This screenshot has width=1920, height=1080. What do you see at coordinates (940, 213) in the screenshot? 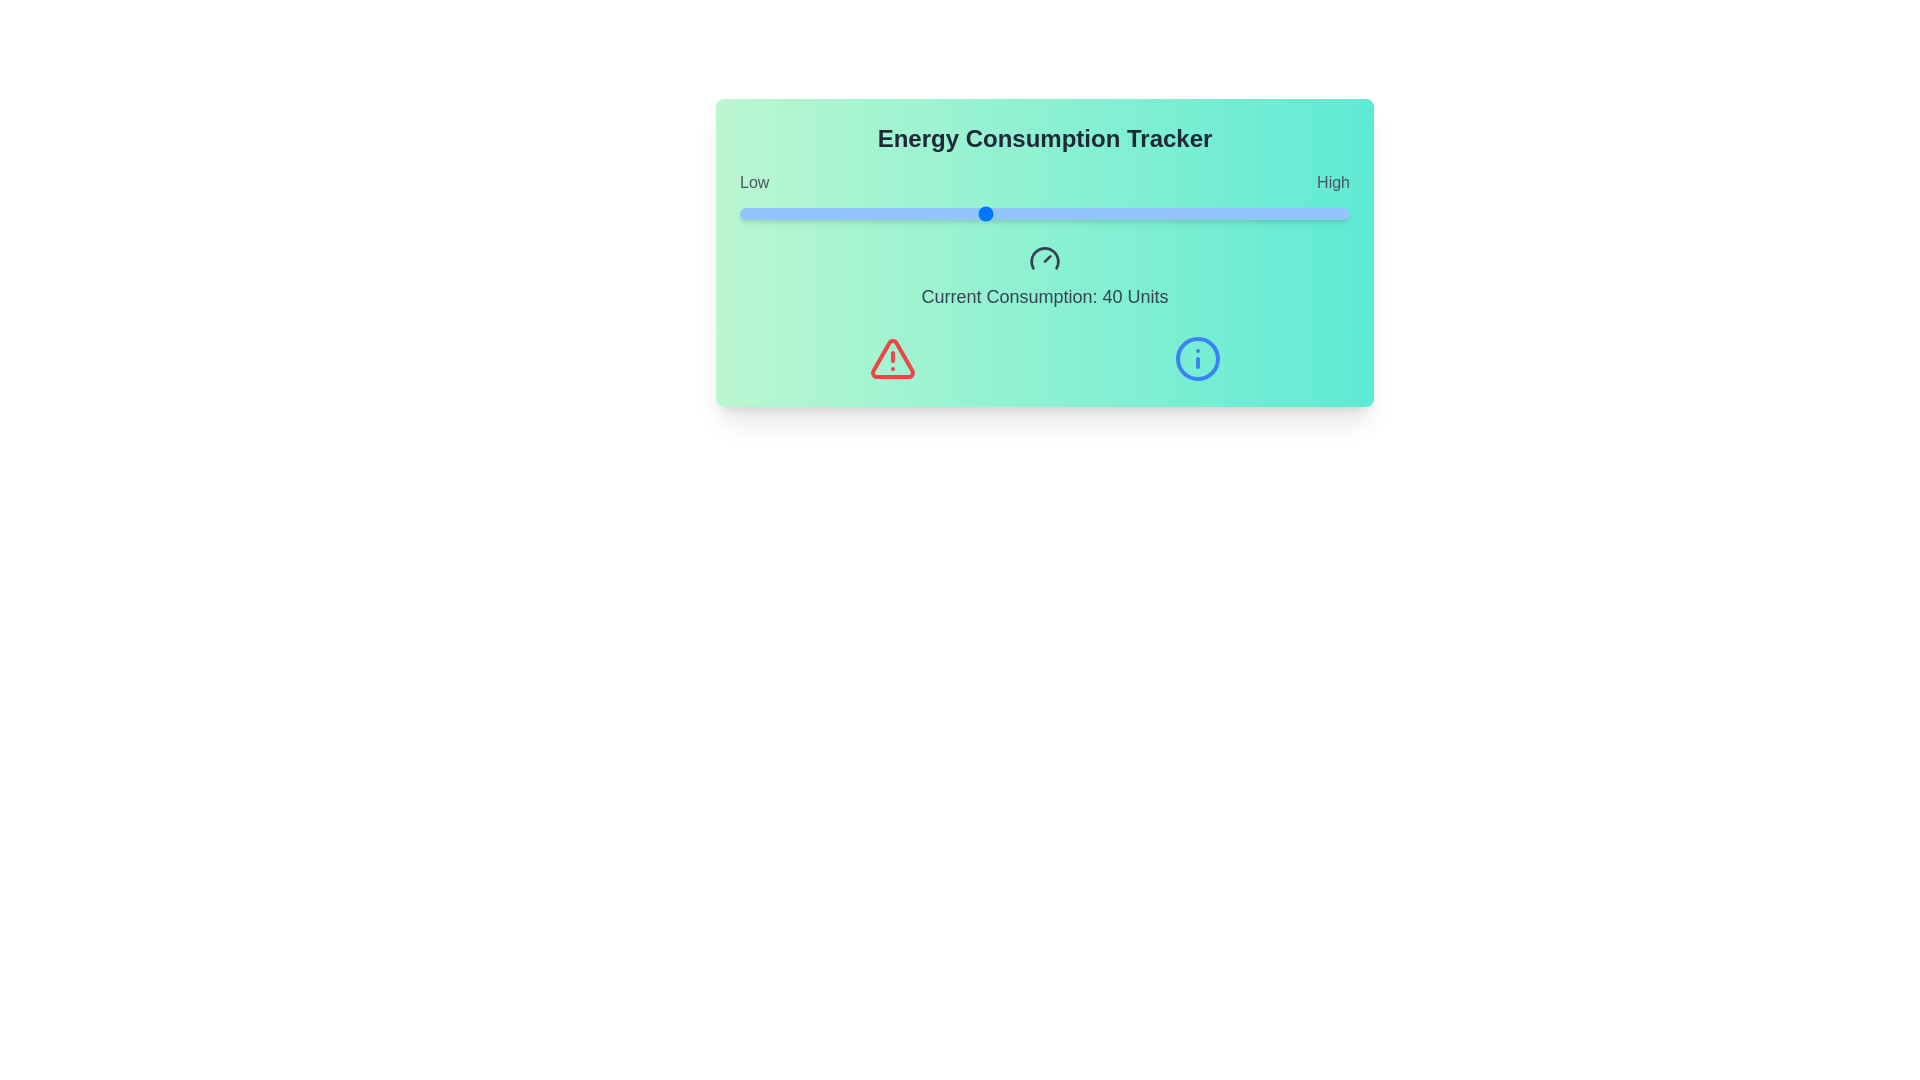
I see `the energy consumption slider to 33 units` at bounding box center [940, 213].